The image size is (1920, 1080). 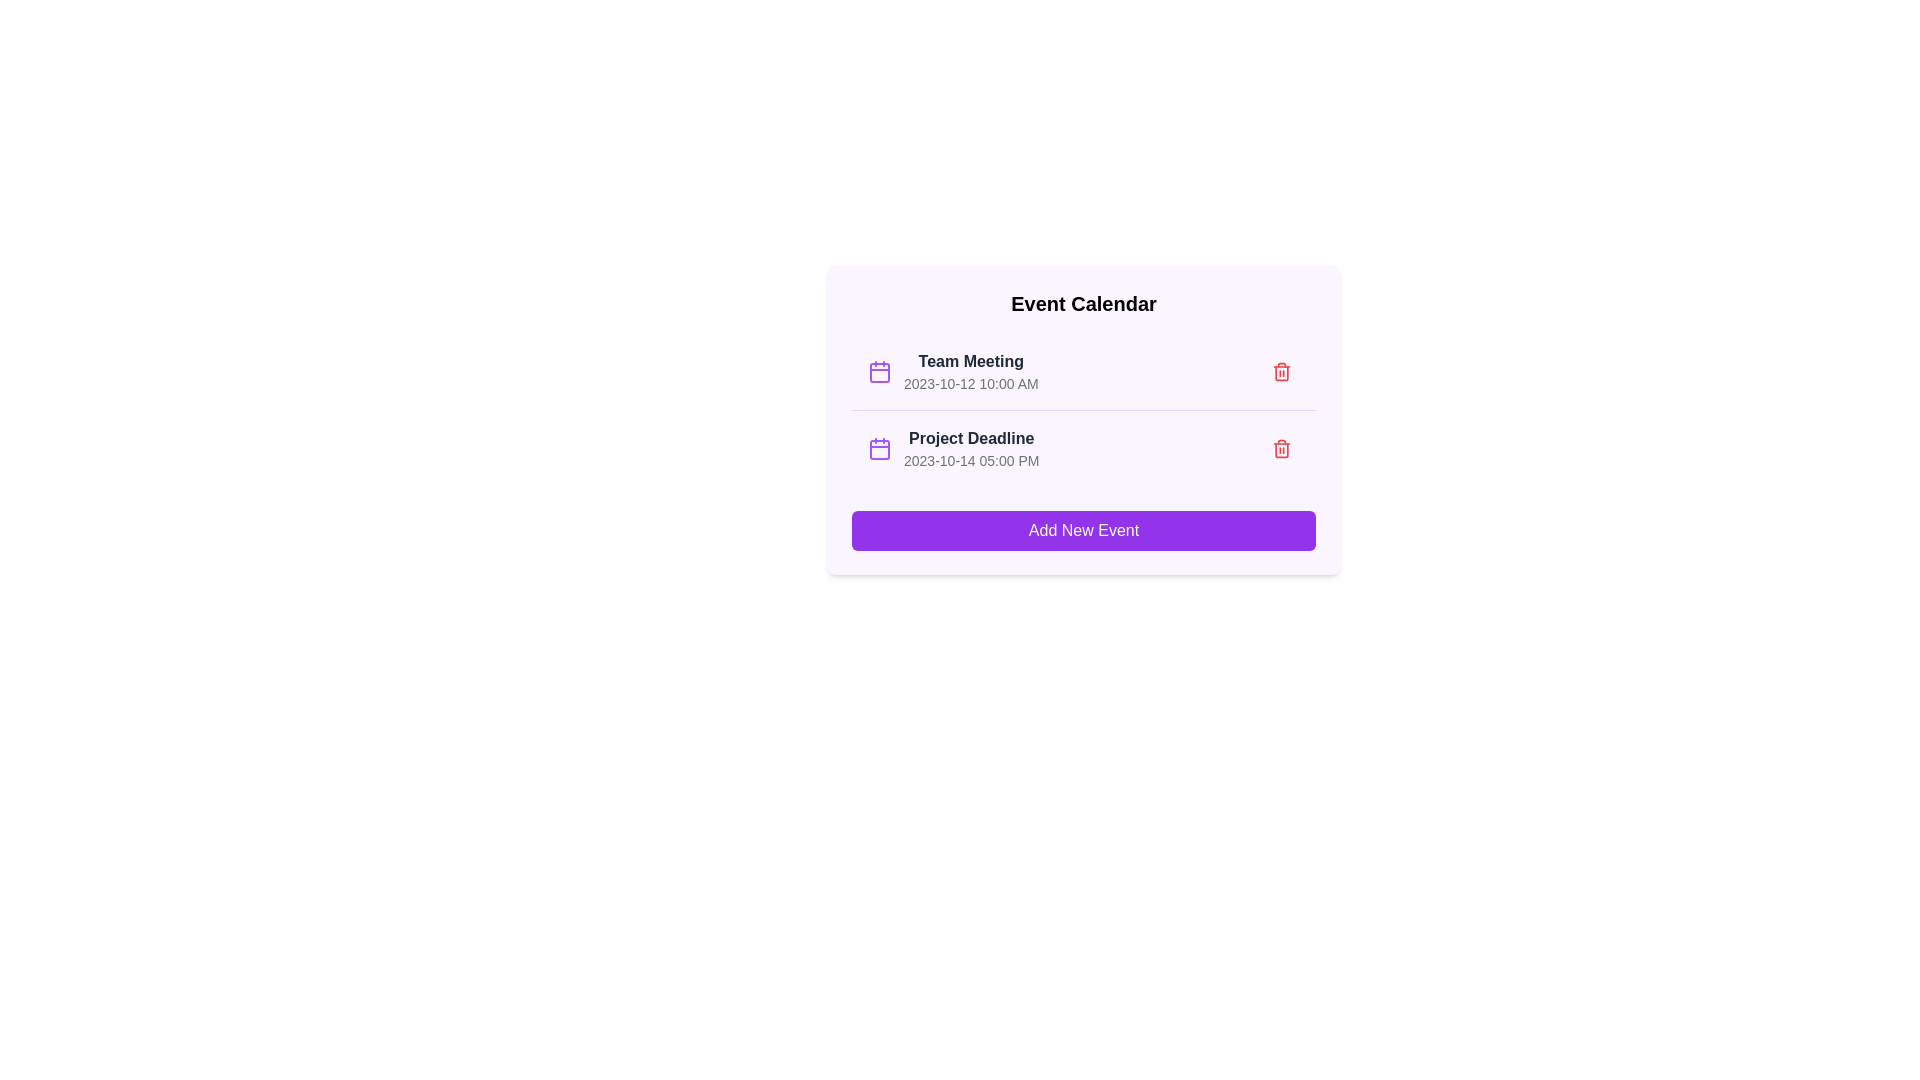 What do you see at coordinates (879, 447) in the screenshot?
I see `the calendar icon associated with Project Deadline` at bounding box center [879, 447].